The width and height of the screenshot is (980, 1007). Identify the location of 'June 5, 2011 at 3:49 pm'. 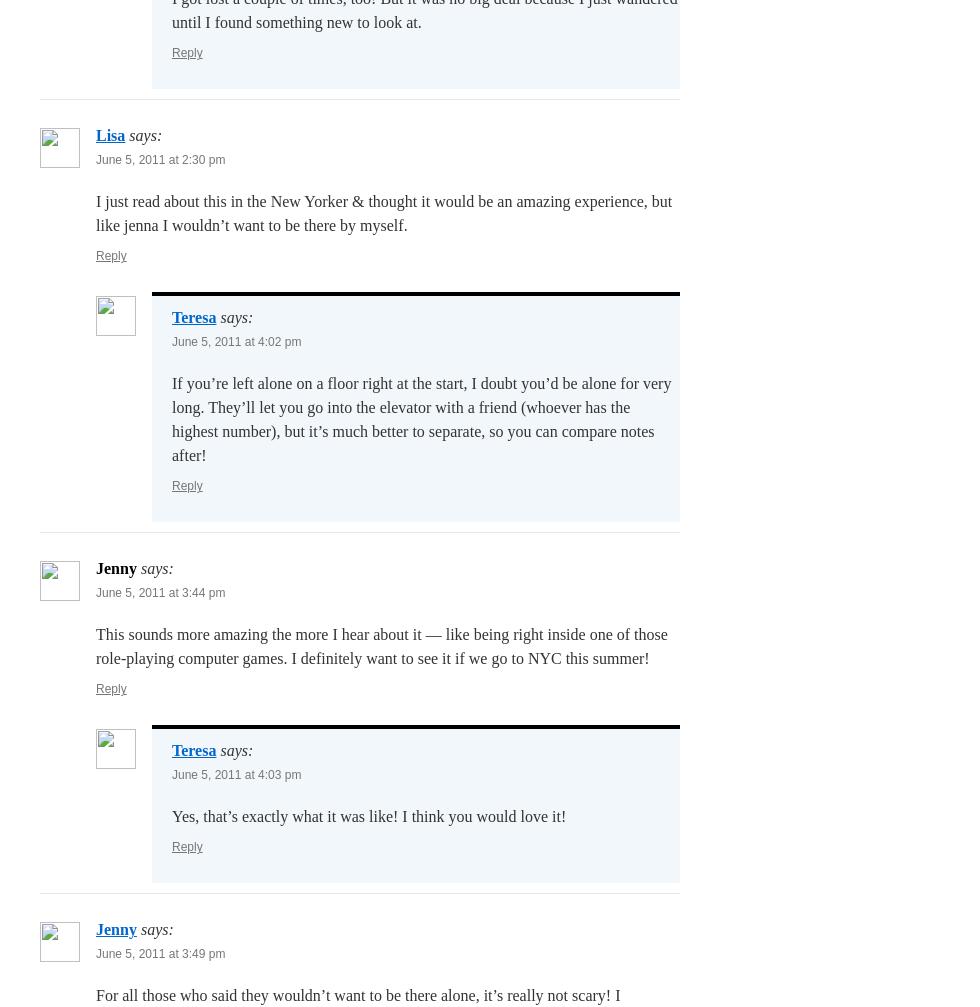
(160, 953).